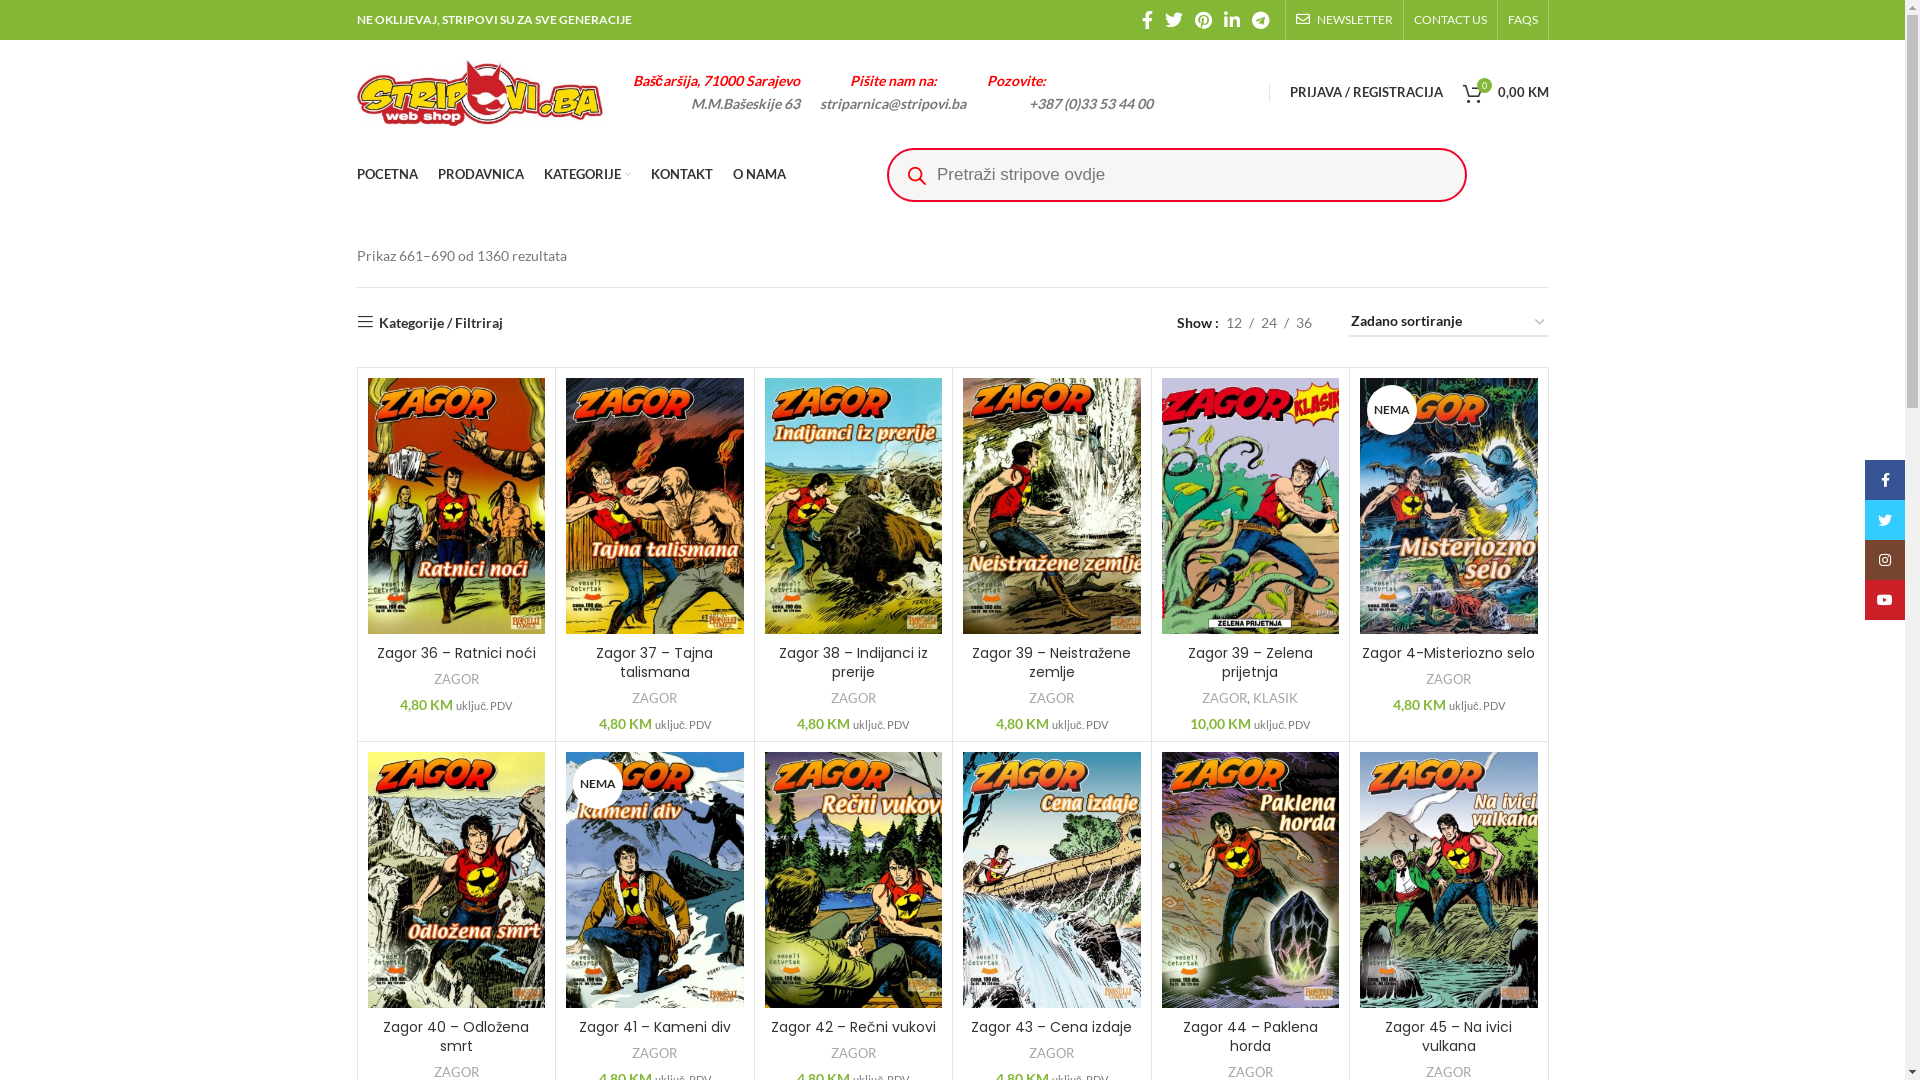 This screenshot has height=1080, width=1920. Describe the element at coordinates (1232, 322) in the screenshot. I see `'12'` at that location.